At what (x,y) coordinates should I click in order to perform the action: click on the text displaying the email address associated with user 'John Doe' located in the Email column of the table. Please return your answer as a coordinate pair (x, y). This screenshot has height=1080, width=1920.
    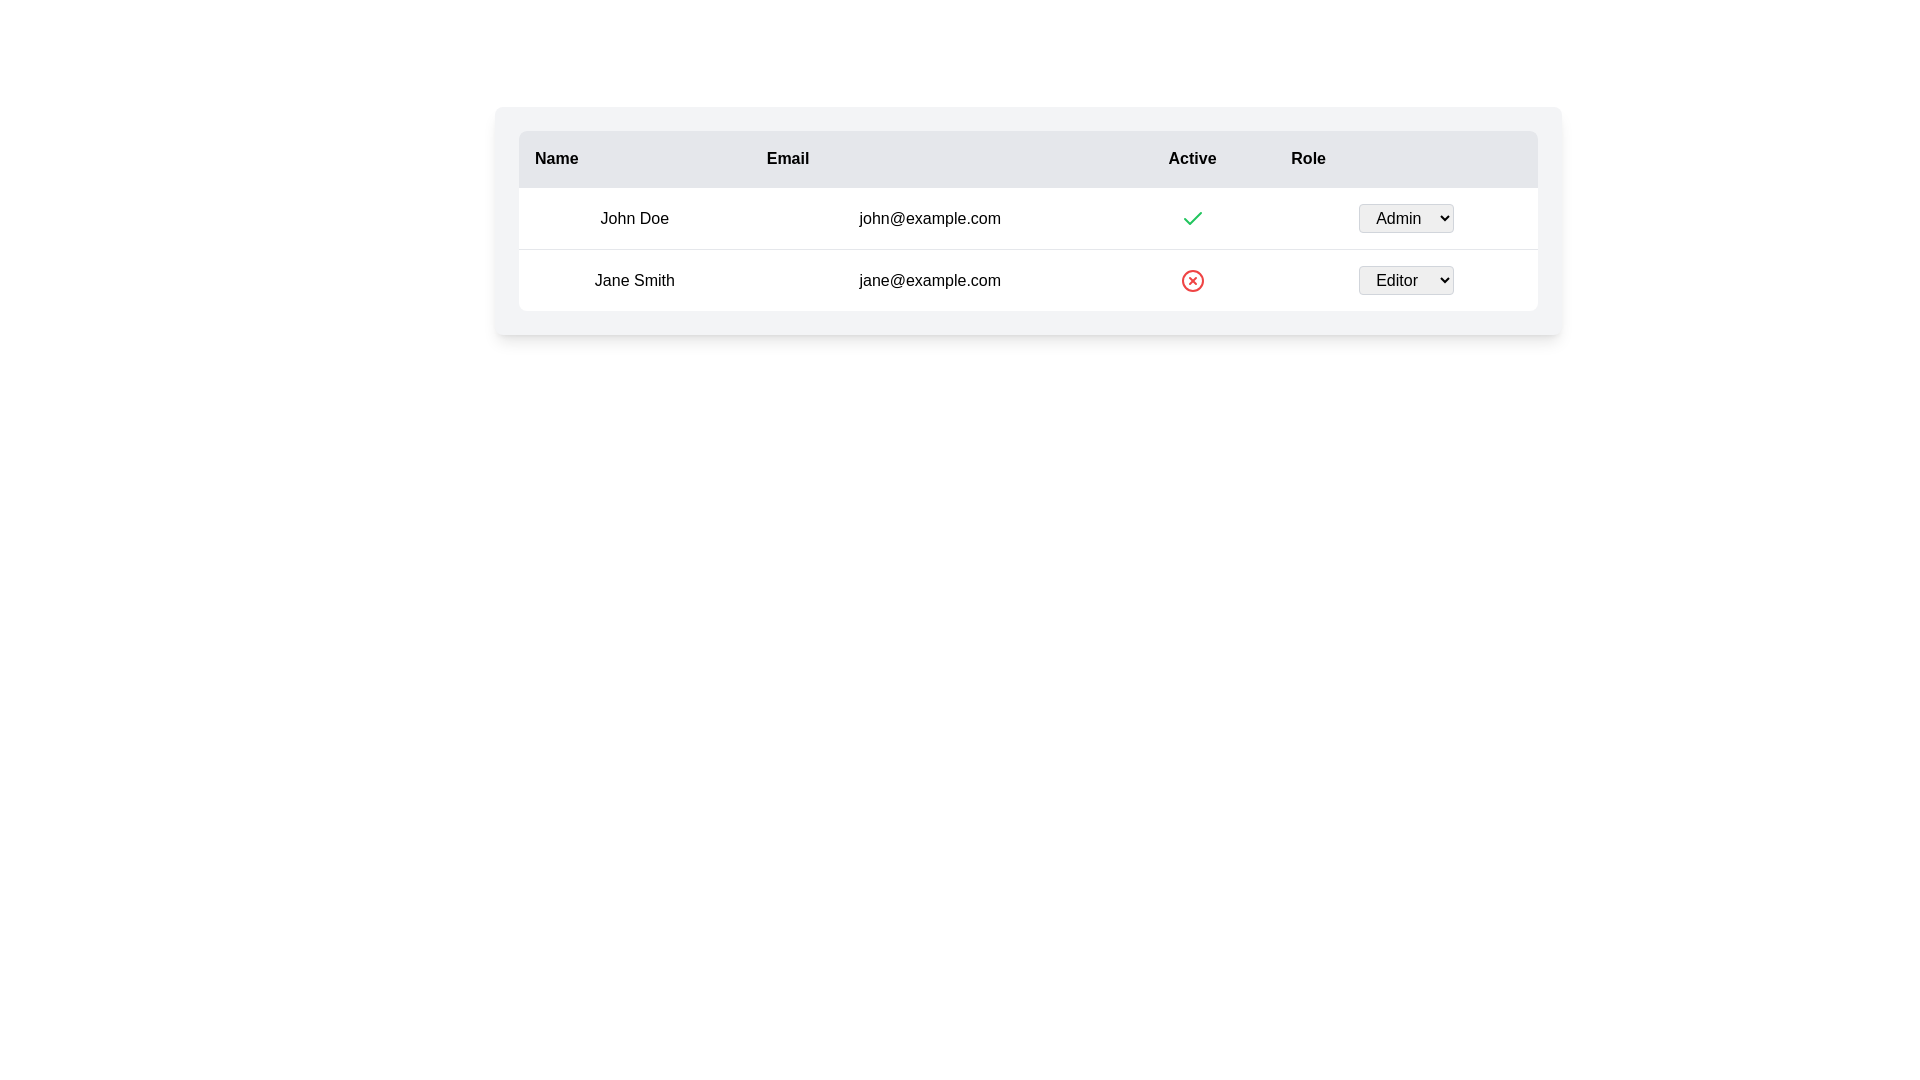
    Looking at the image, I should click on (929, 218).